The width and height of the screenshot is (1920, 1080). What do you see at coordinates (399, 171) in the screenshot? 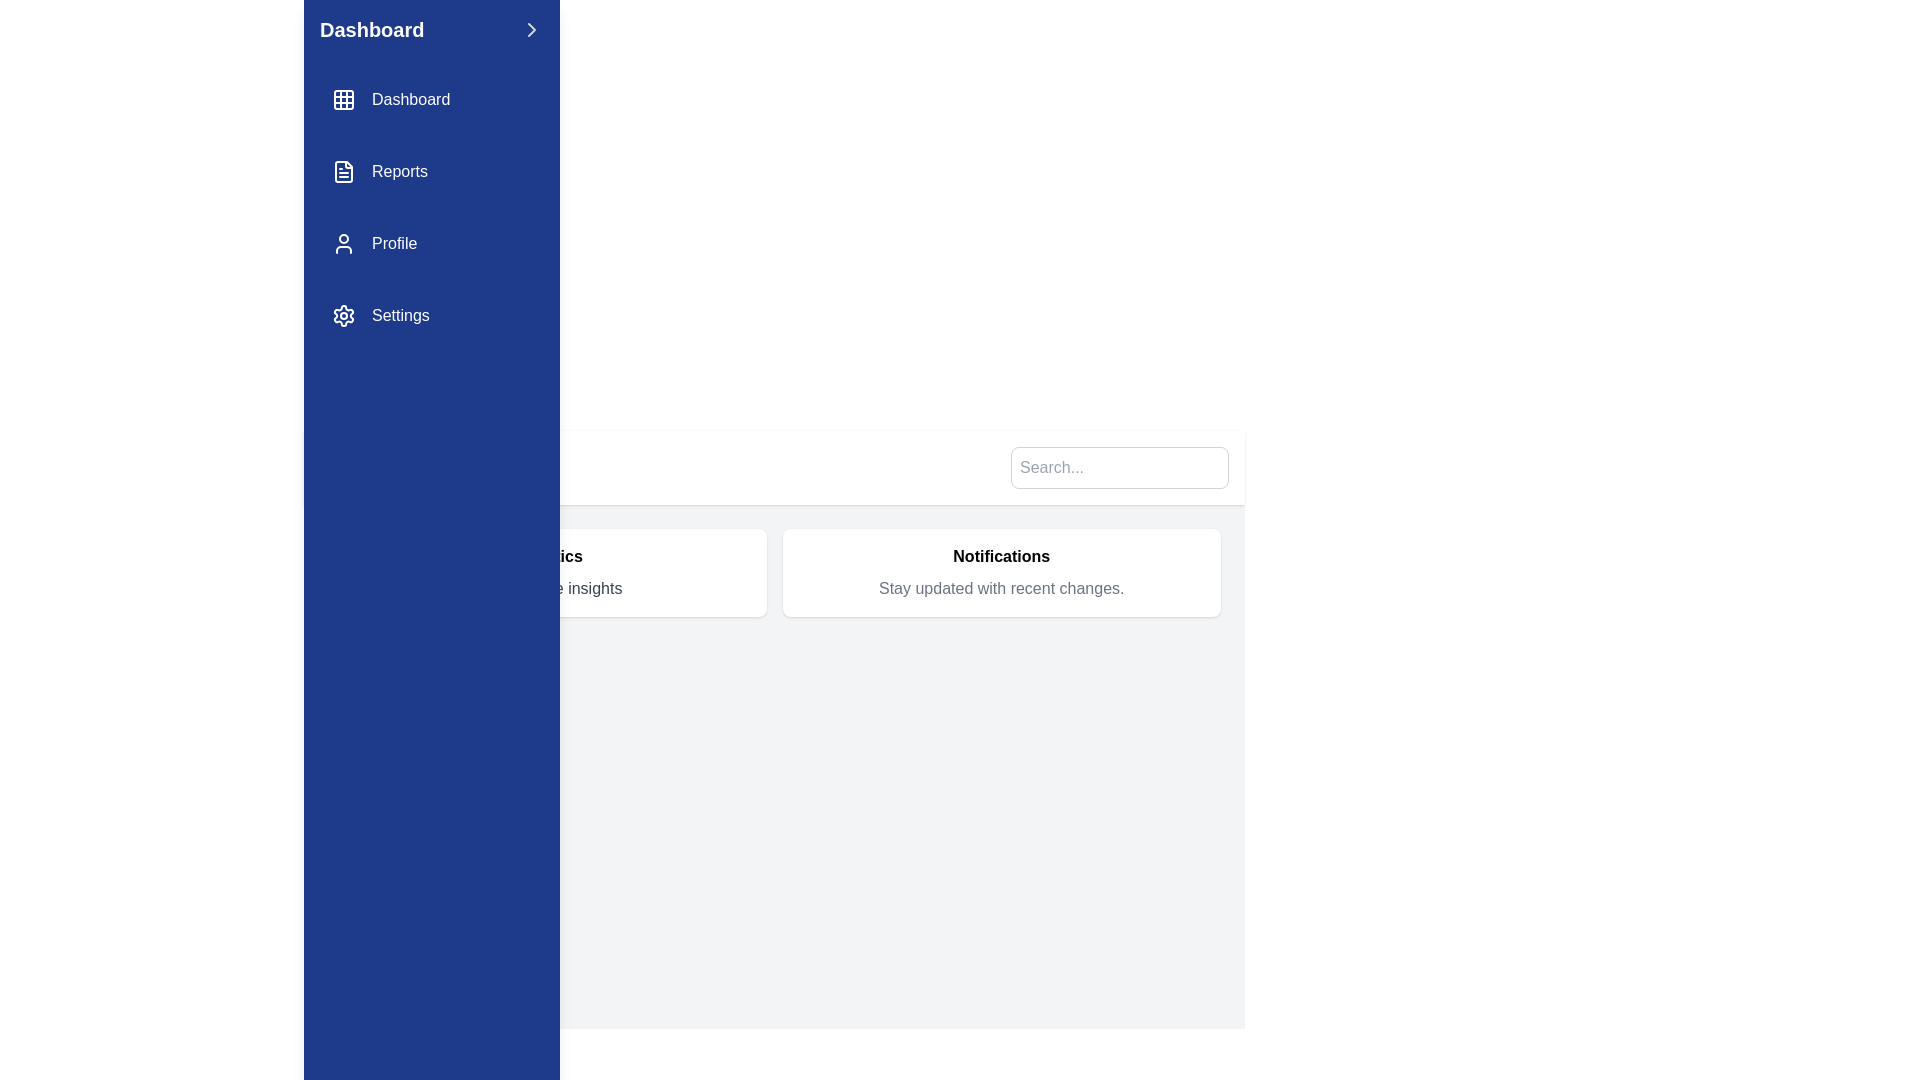
I see `the 'Reports' text label in the vertical navigation menu located in the second row, between 'Dashboard' and 'Profile'` at bounding box center [399, 171].